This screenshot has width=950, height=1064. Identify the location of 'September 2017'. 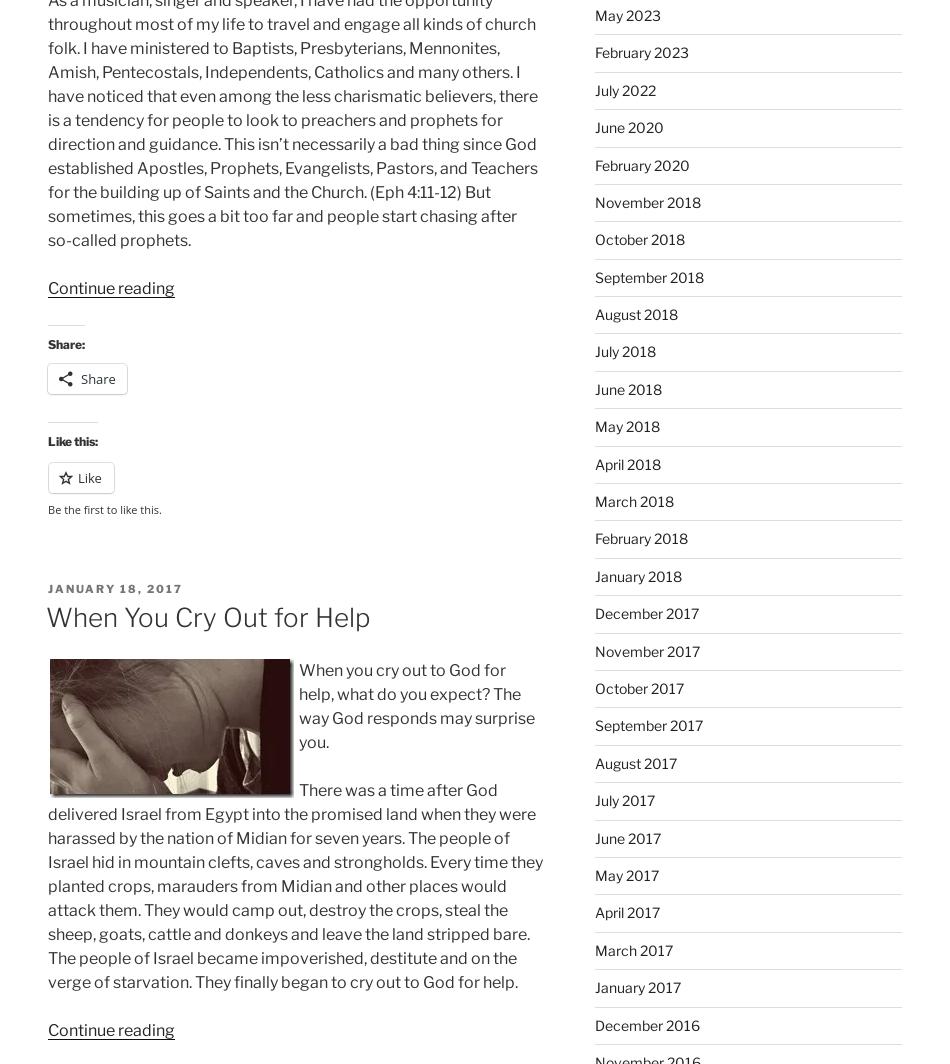
(647, 725).